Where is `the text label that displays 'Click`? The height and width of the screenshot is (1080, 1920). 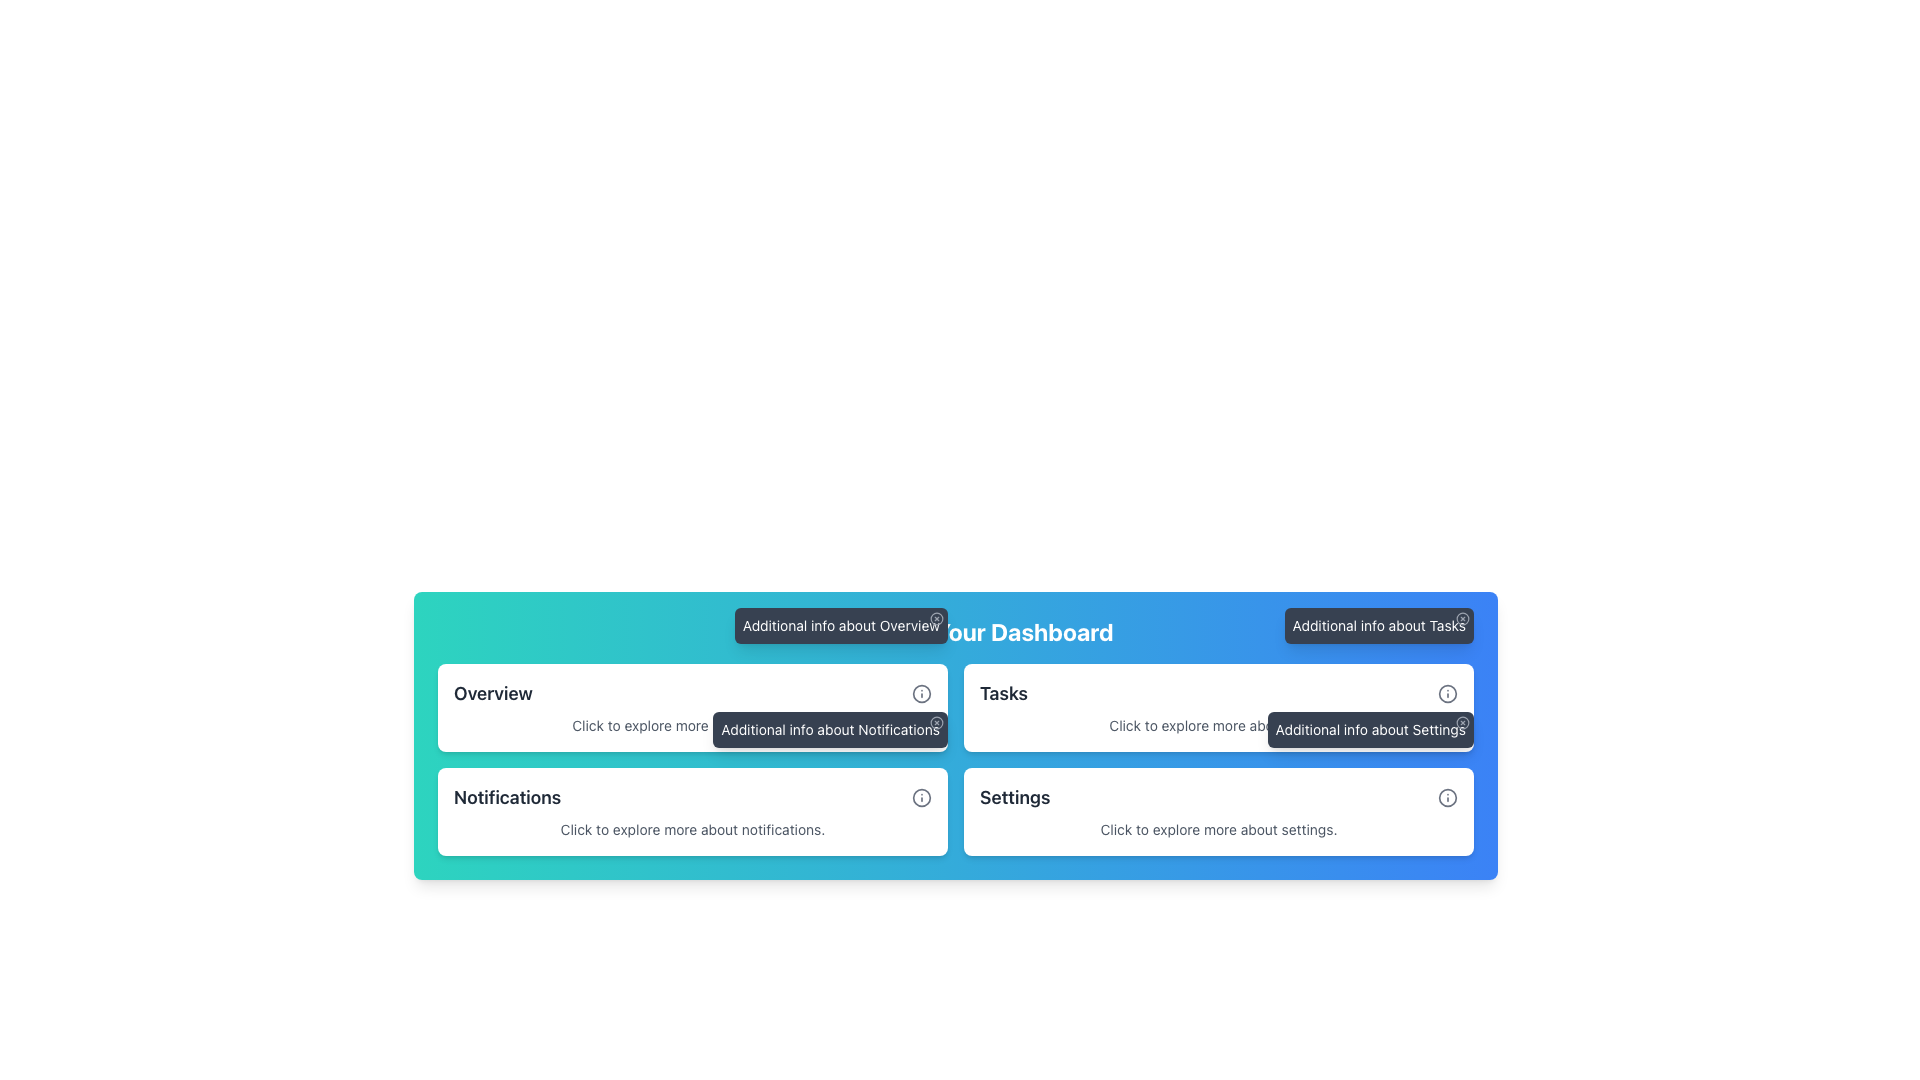
the text label that displays 'Click is located at coordinates (1218, 829).